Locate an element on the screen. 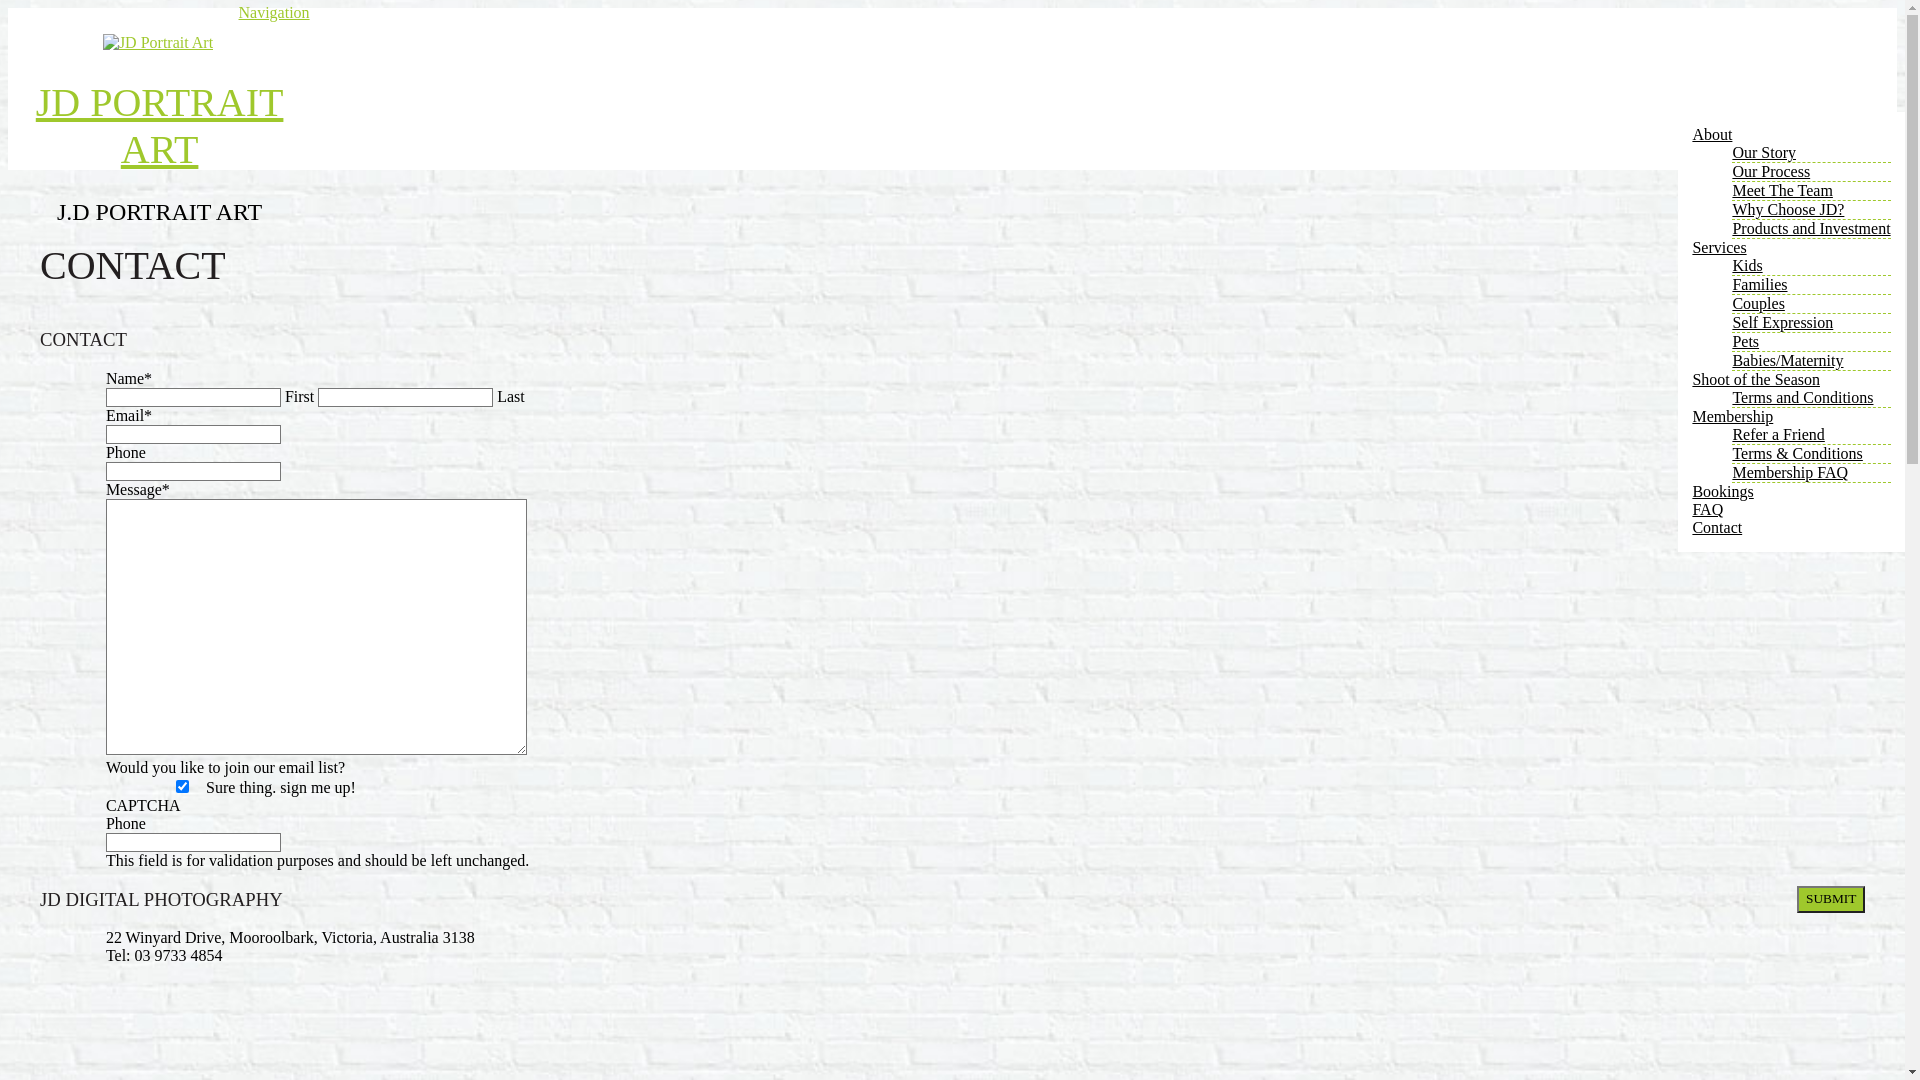 This screenshot has width=1920, height=1080. 'Bookings' is located at coordinates (1690, 491).